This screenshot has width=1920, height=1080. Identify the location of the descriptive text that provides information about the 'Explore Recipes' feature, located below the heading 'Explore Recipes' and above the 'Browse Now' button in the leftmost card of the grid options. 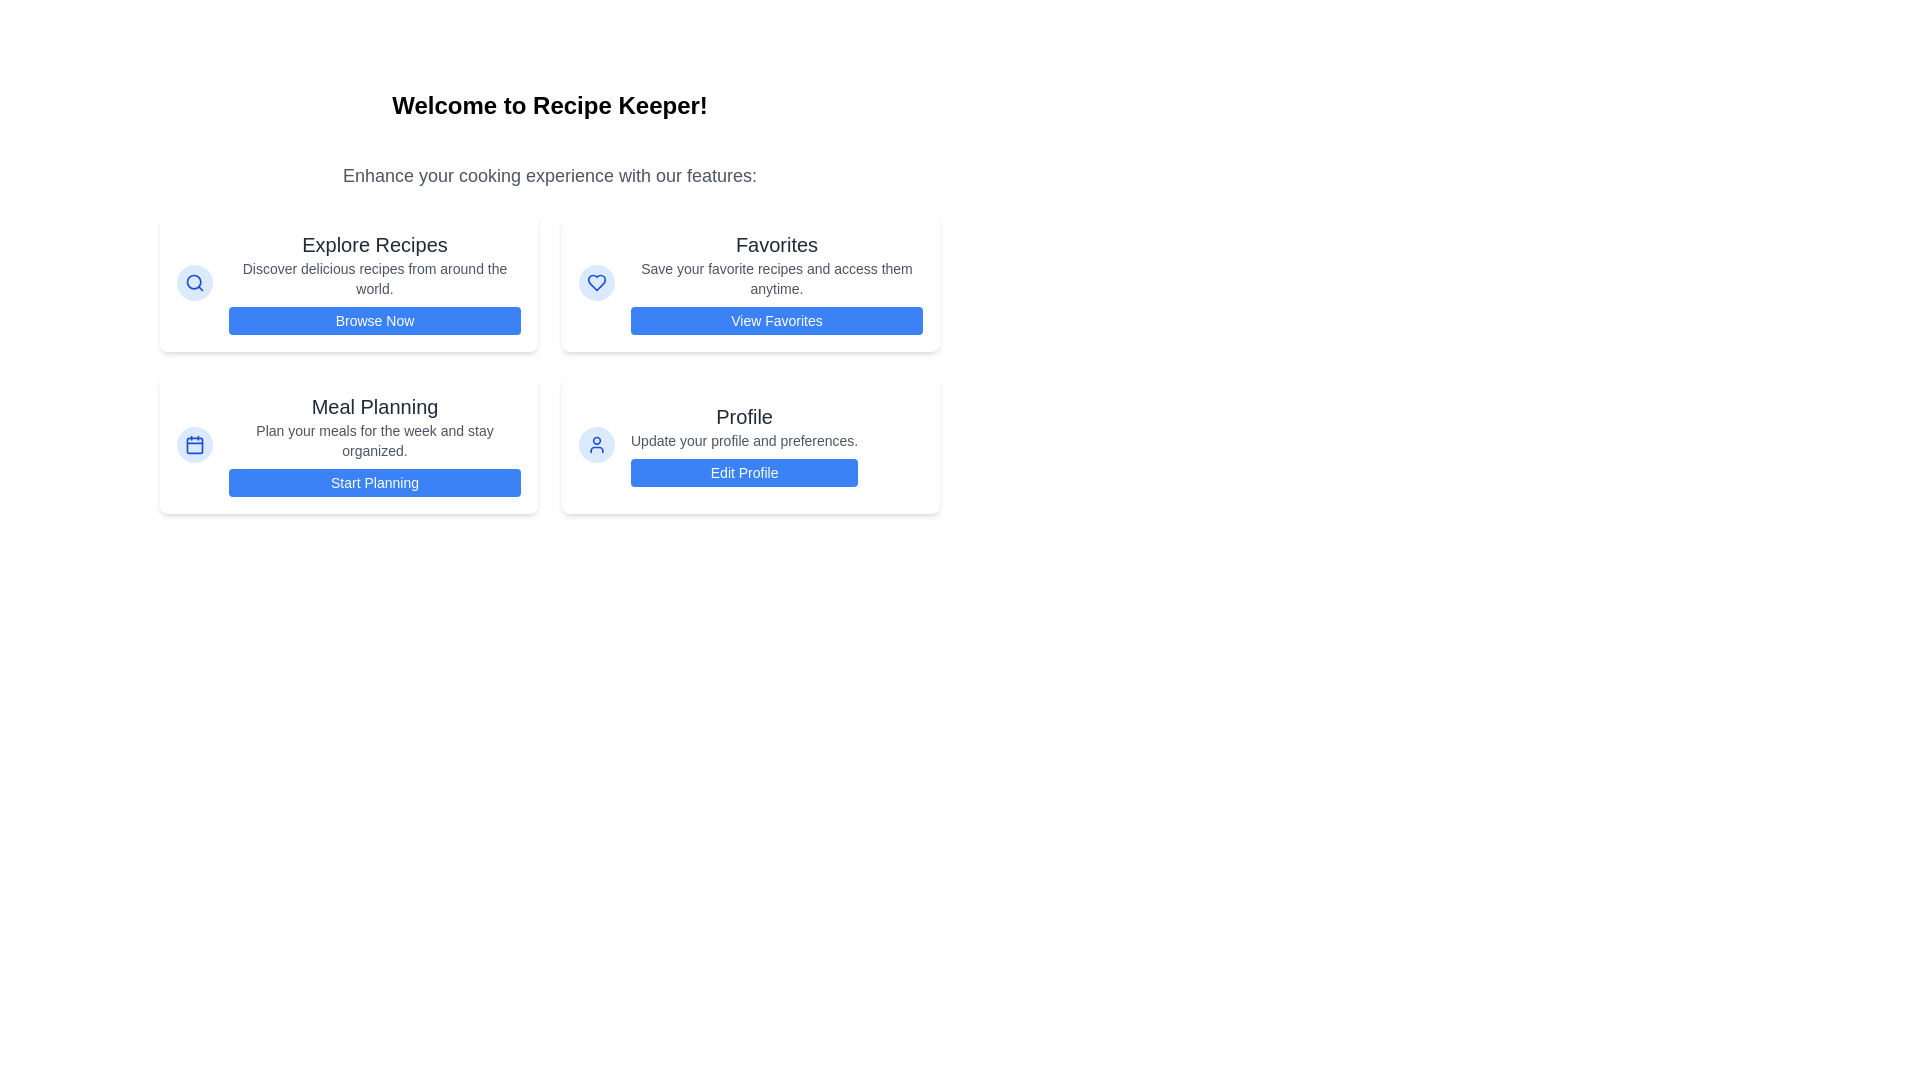
(374, 278).